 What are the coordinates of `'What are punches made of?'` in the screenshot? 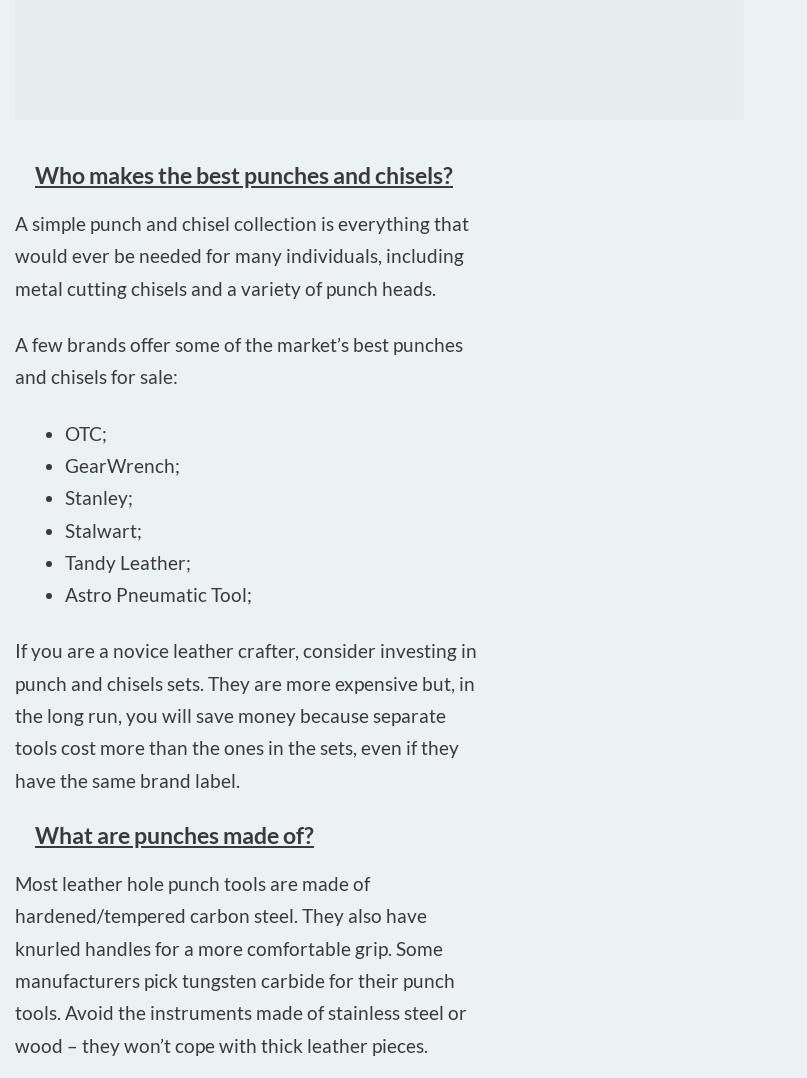 It's located at (35, 834).